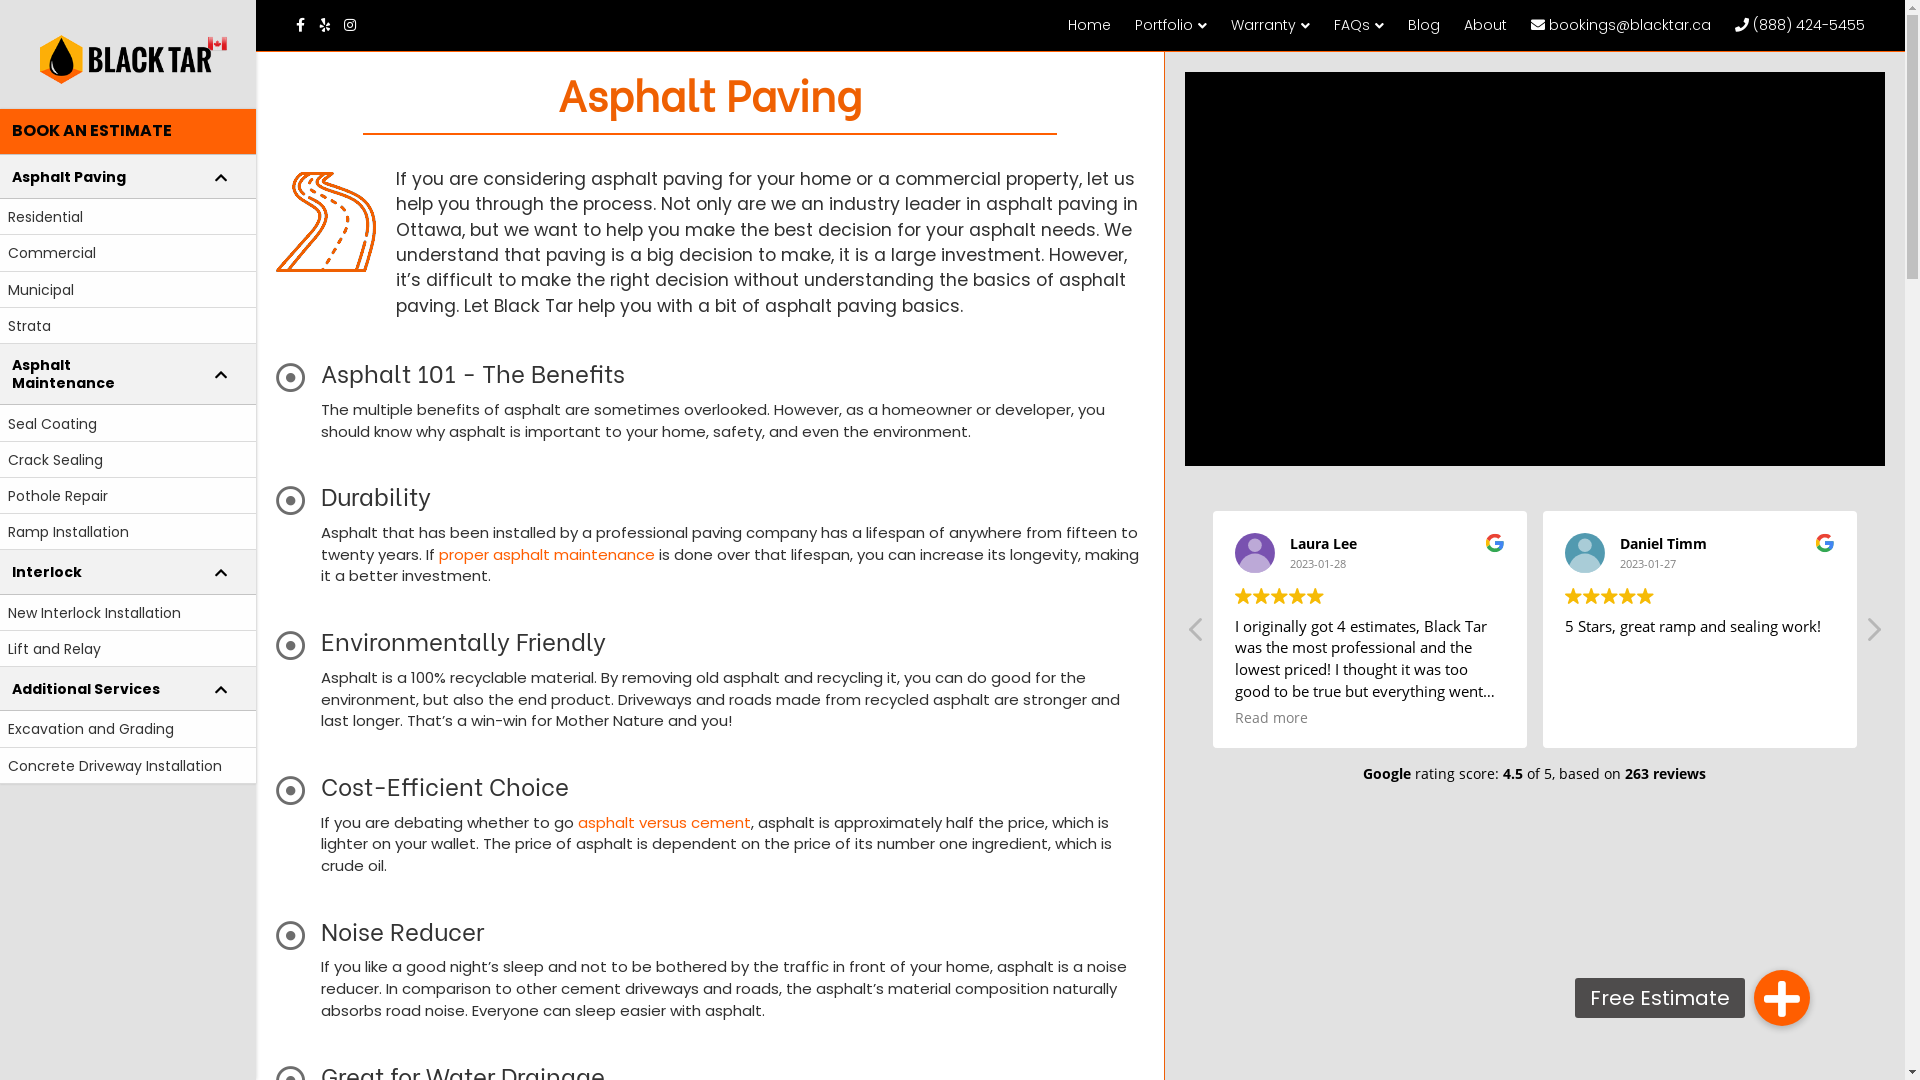 This screenshot has height=1080, width=1920. What do you see at coordinates (1423, 24) in the screenshot?
I see `'Blog'` at bounding box center [1423, 24].